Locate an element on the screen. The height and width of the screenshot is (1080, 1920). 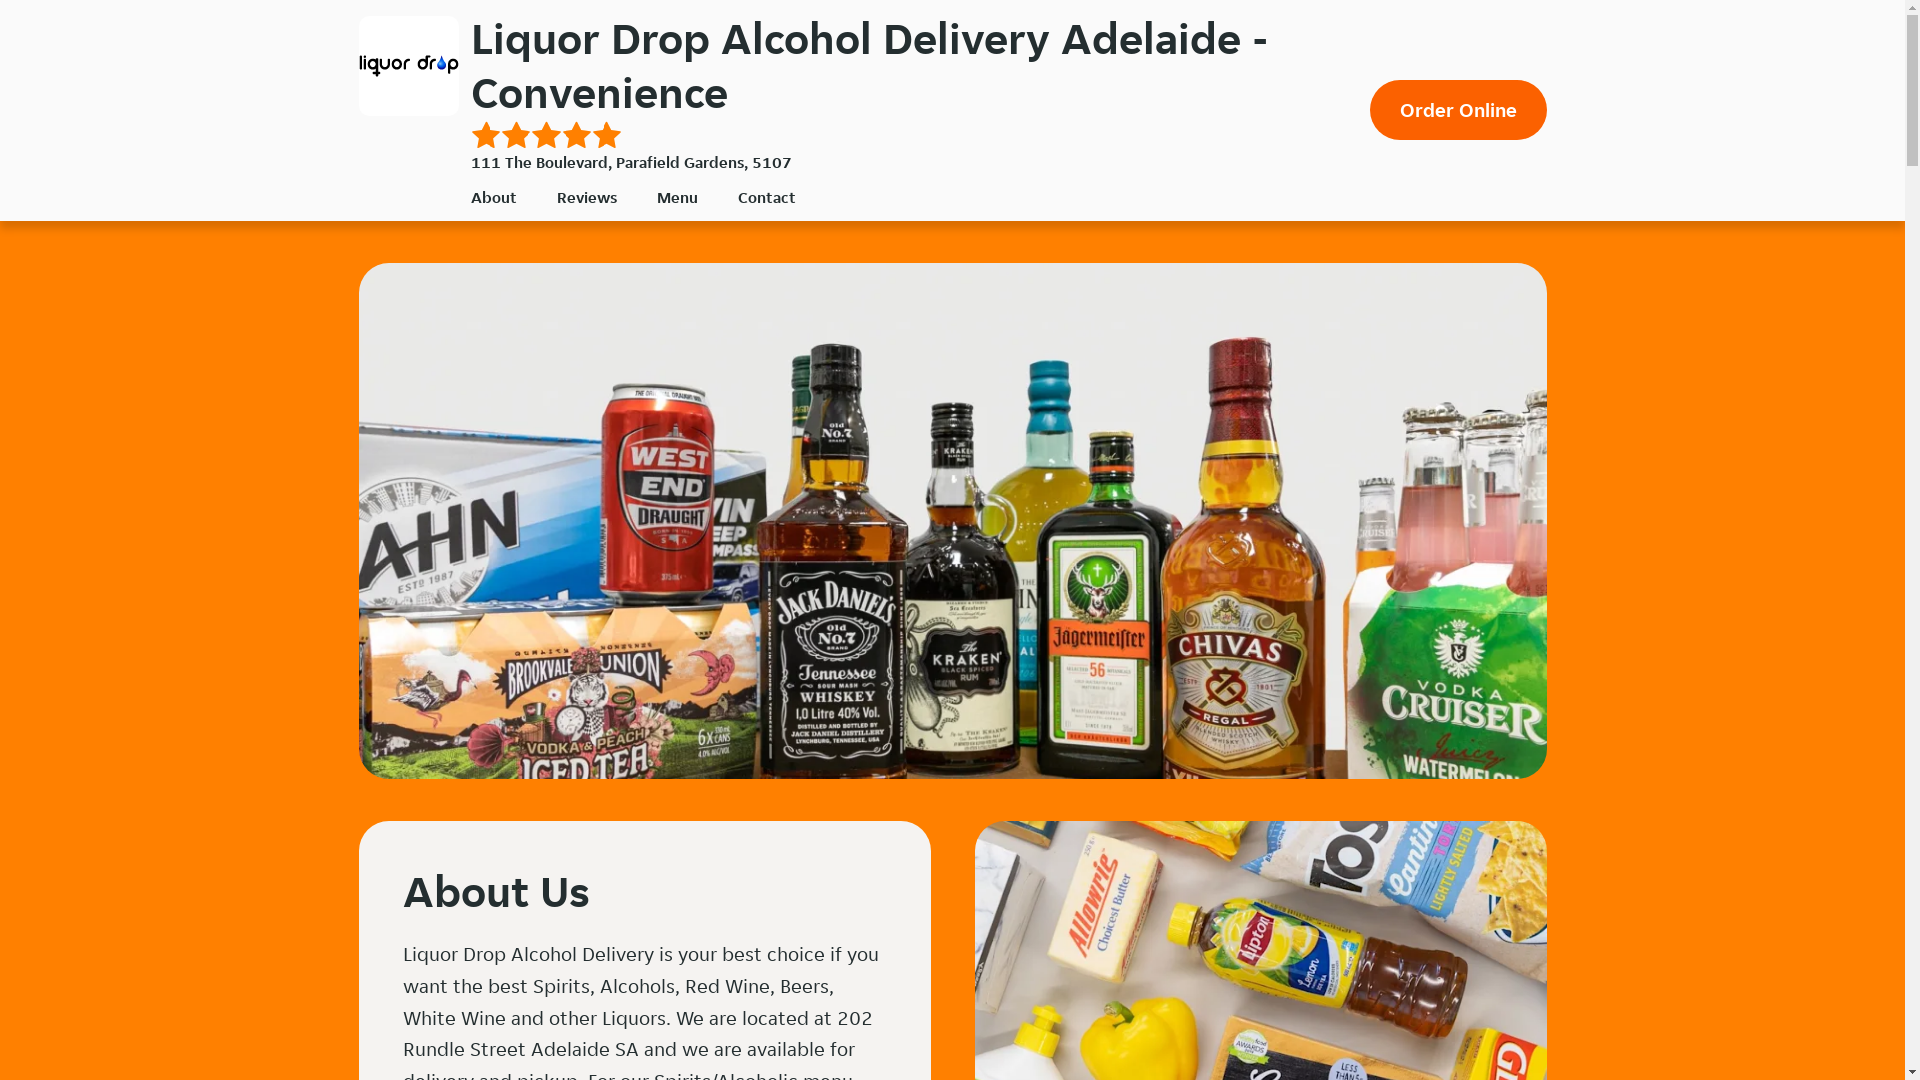
'Reviews' is located at coordinates (584, 197).